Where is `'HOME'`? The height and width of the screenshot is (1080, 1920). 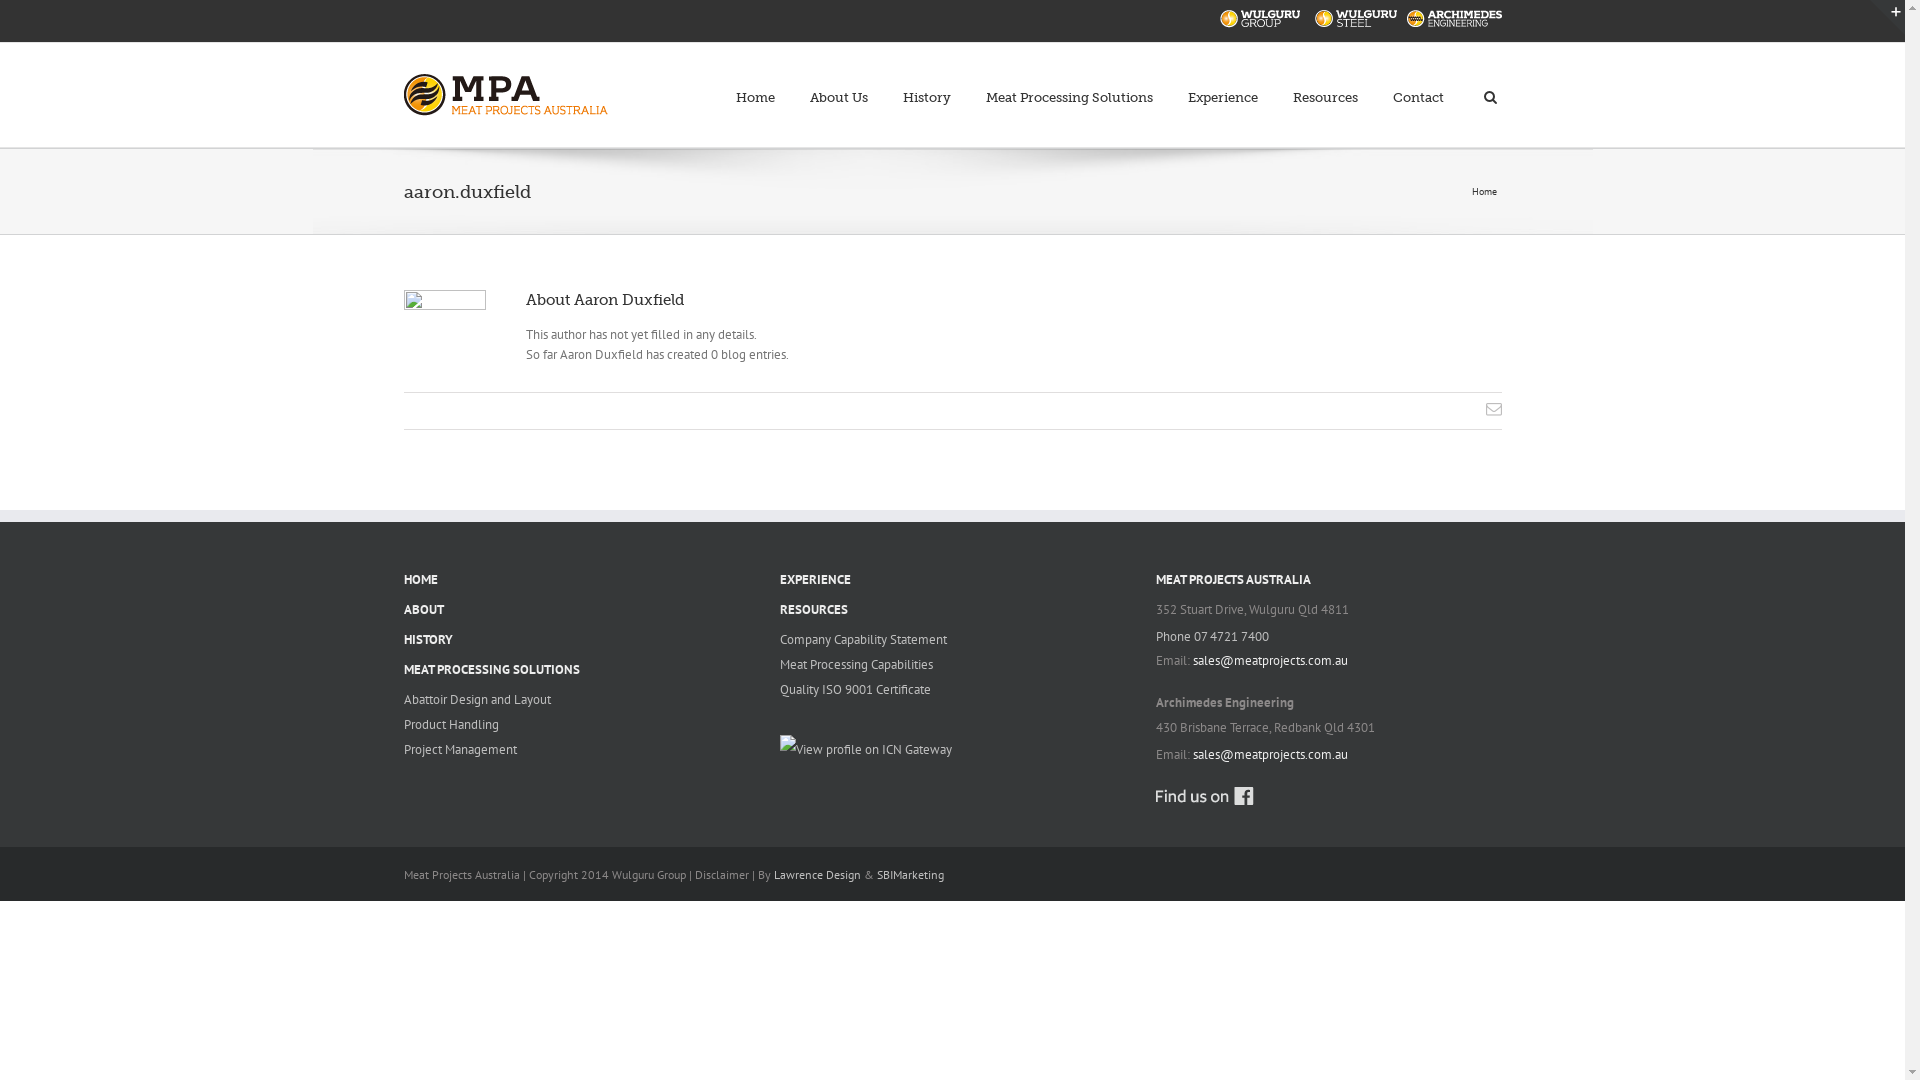 'HOME' is located at coordinates (402, 579).